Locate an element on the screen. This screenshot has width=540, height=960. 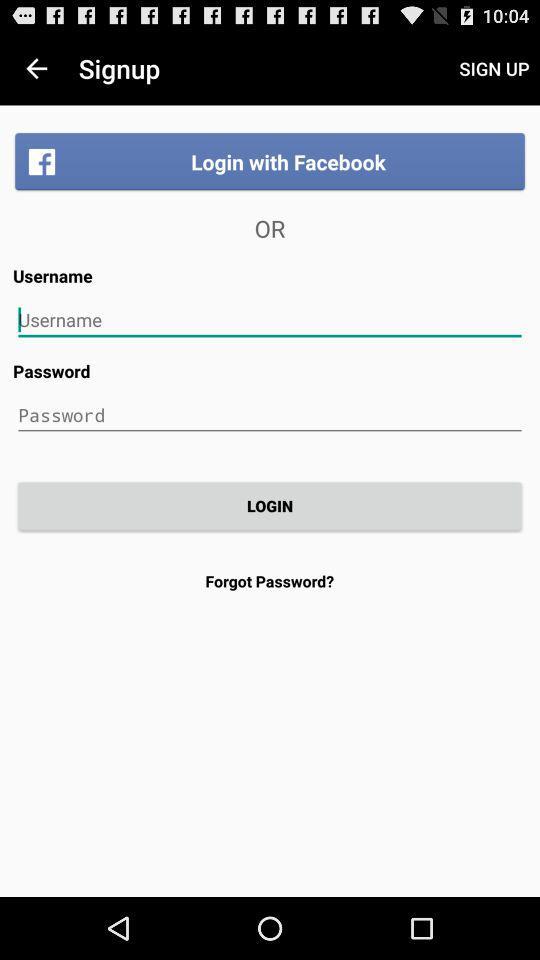
password input is located at coordinates (270, 414).